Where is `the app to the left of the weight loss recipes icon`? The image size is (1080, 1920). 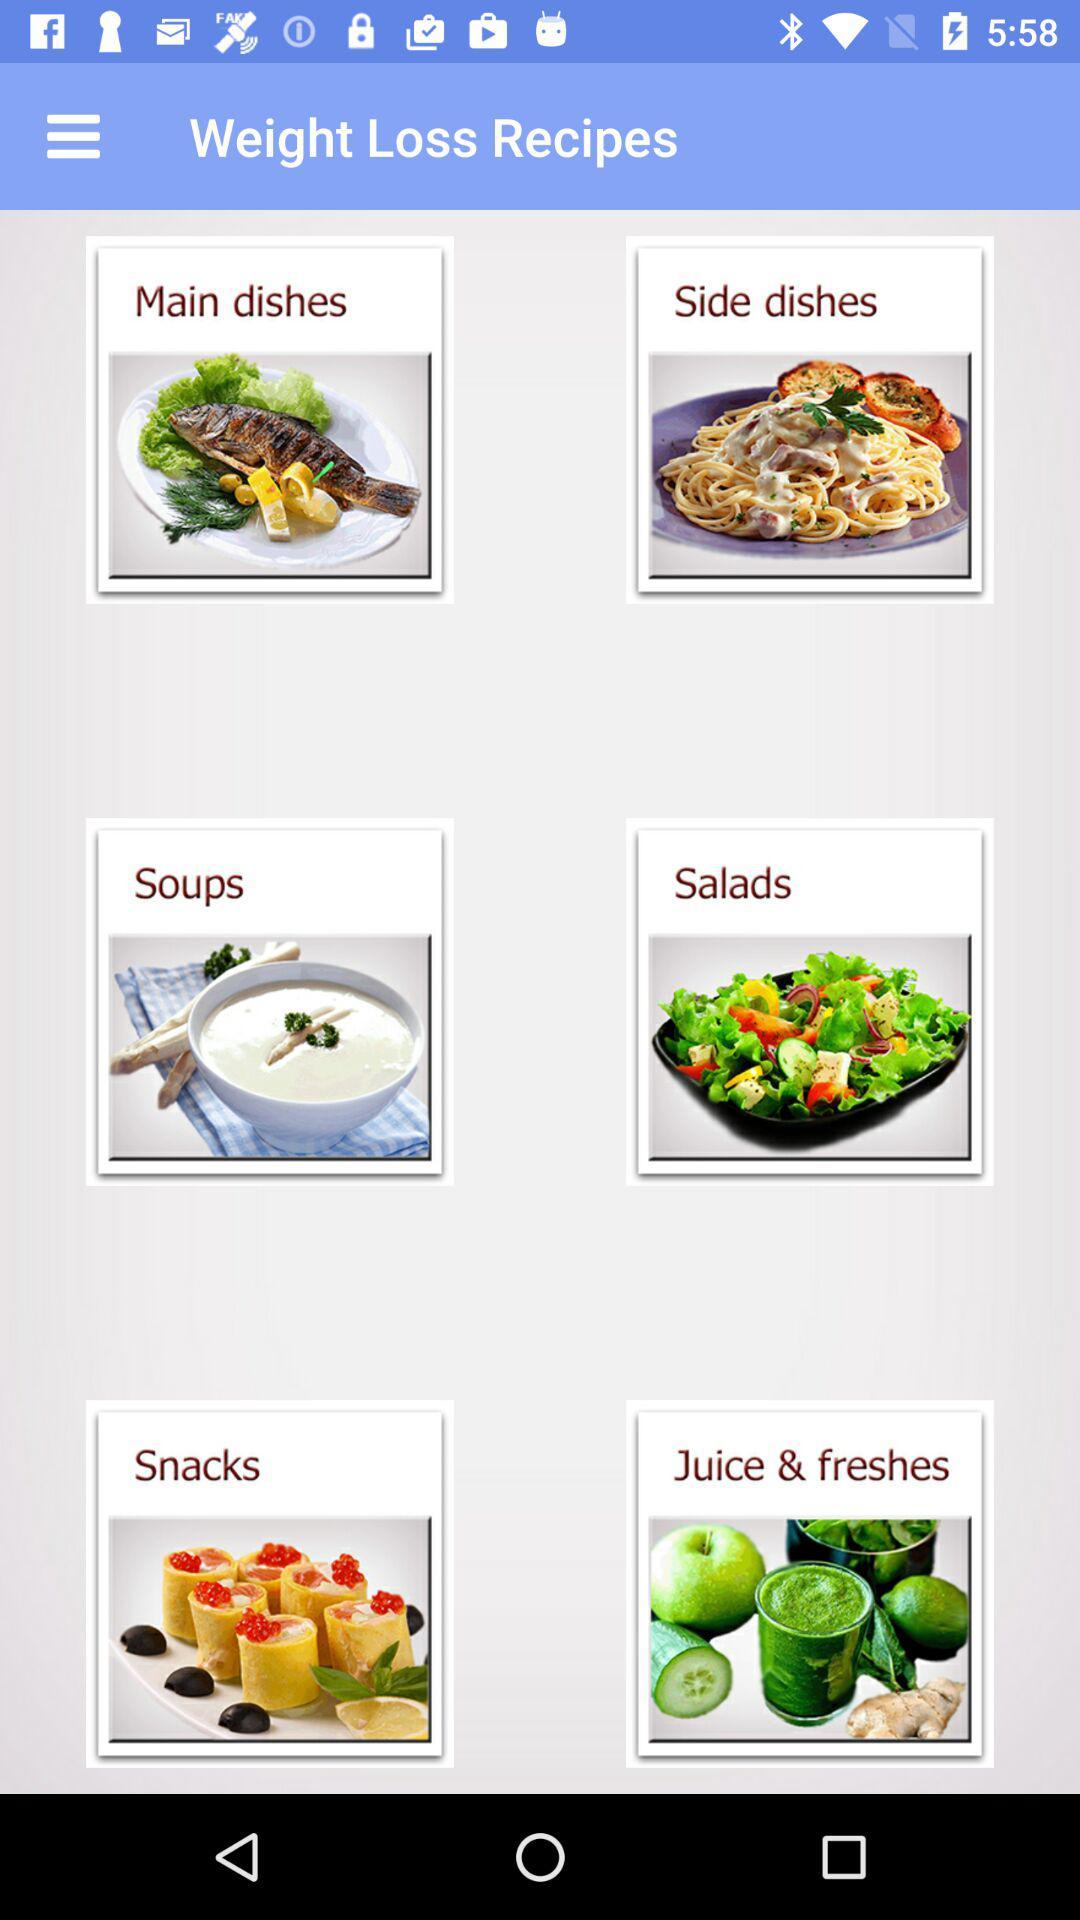
the app to the left of the weight loss recipes icon is located at coordinates (72, 135).